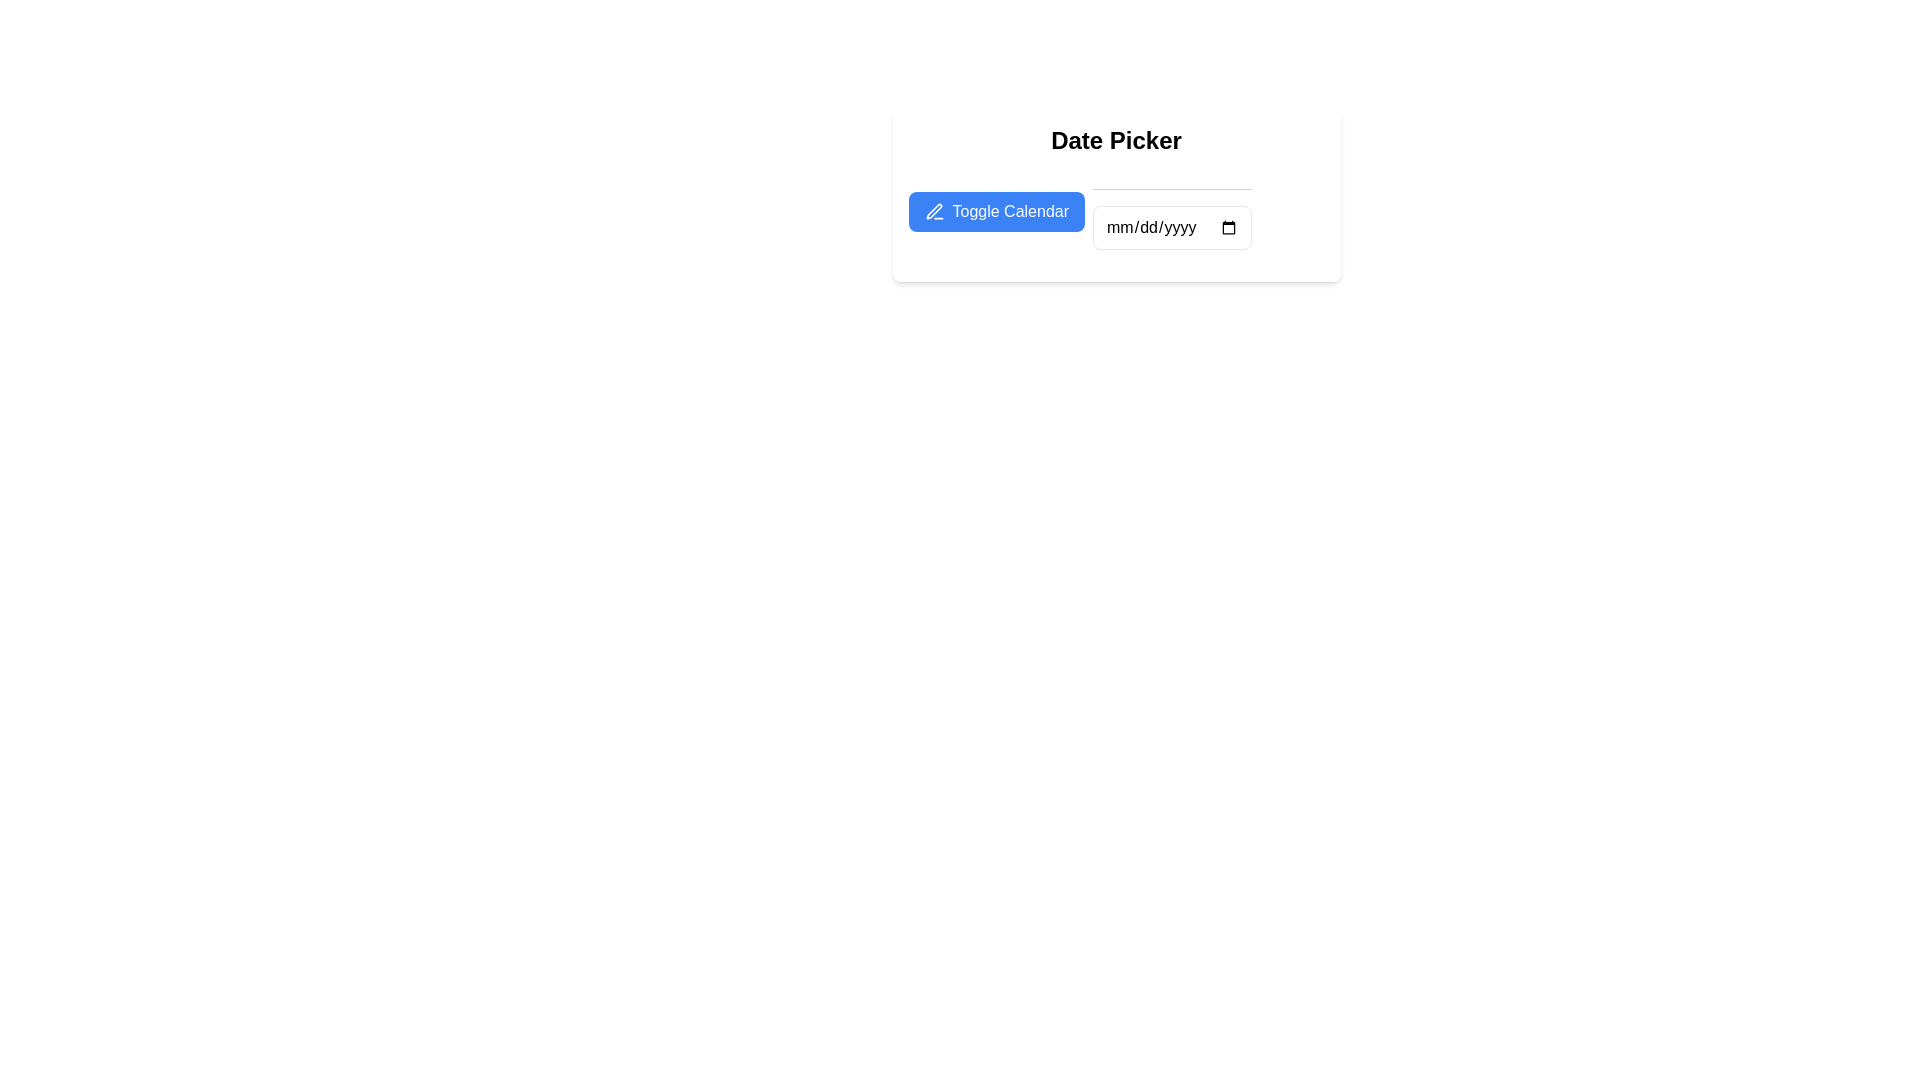 Image resolution: width=1920 pixels, height=1080 pixels. Describe the element at coordinates (933, 211) in the screenshot. I see `the pen icon located inside the 'Toggle Calendar' button on the left side, which is part of the date picker interface` at that location.